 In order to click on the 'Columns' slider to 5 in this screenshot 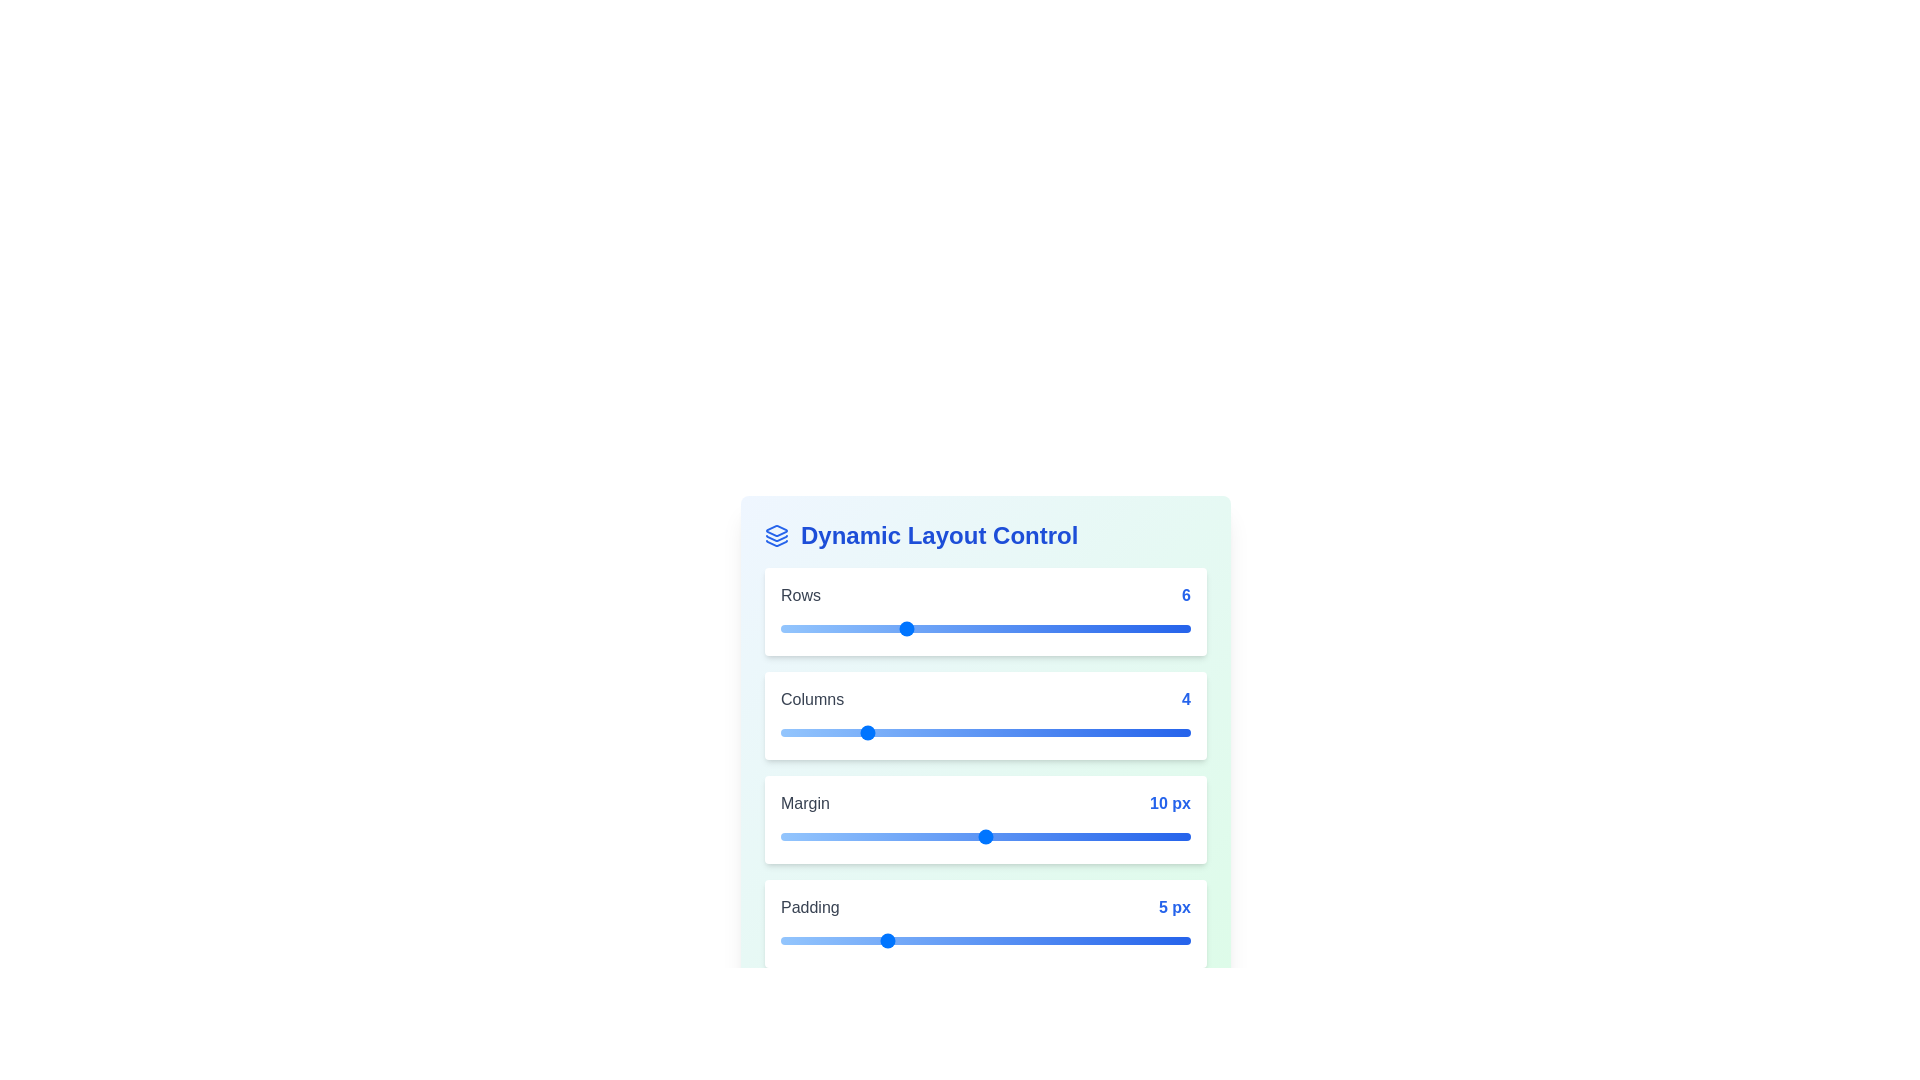, I will do `click(882, 732)`.